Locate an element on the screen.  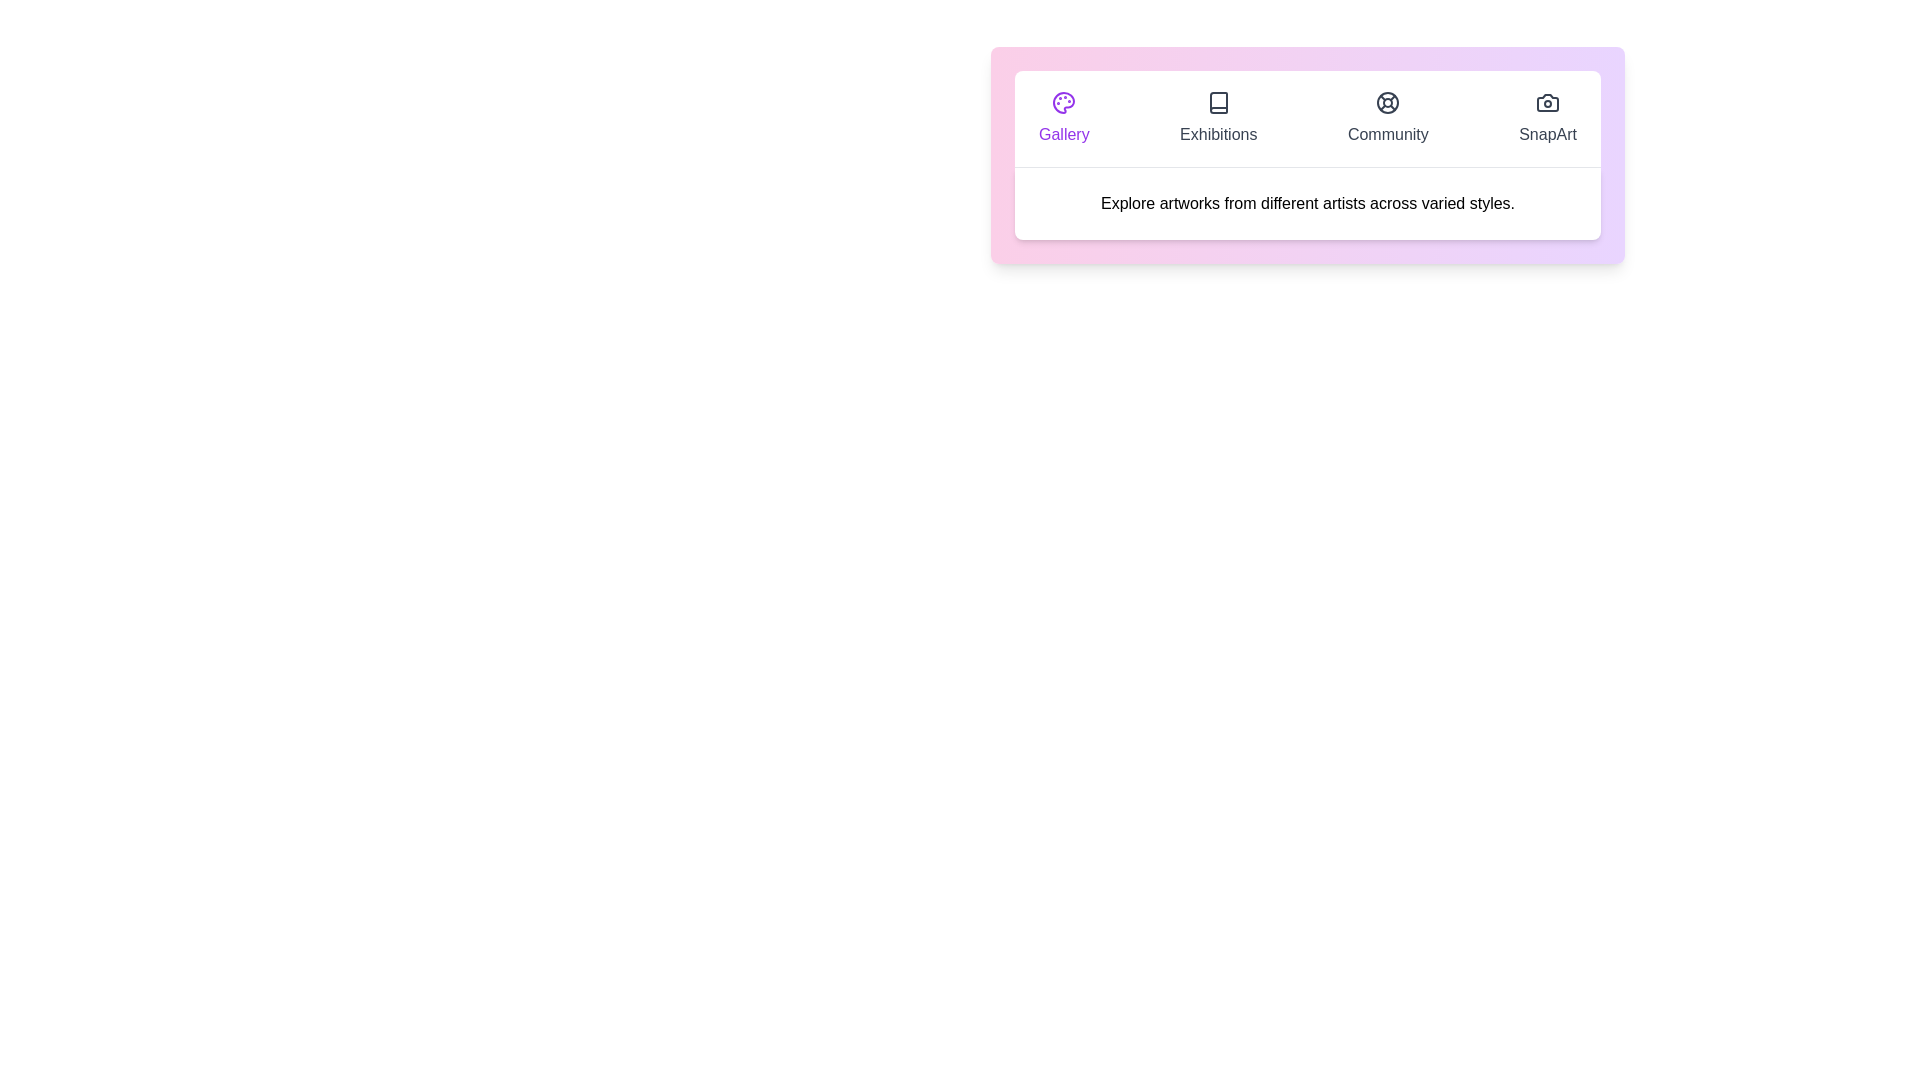
the tab labeled Exhibitions to display its content is located at coordinates (1217, 119).